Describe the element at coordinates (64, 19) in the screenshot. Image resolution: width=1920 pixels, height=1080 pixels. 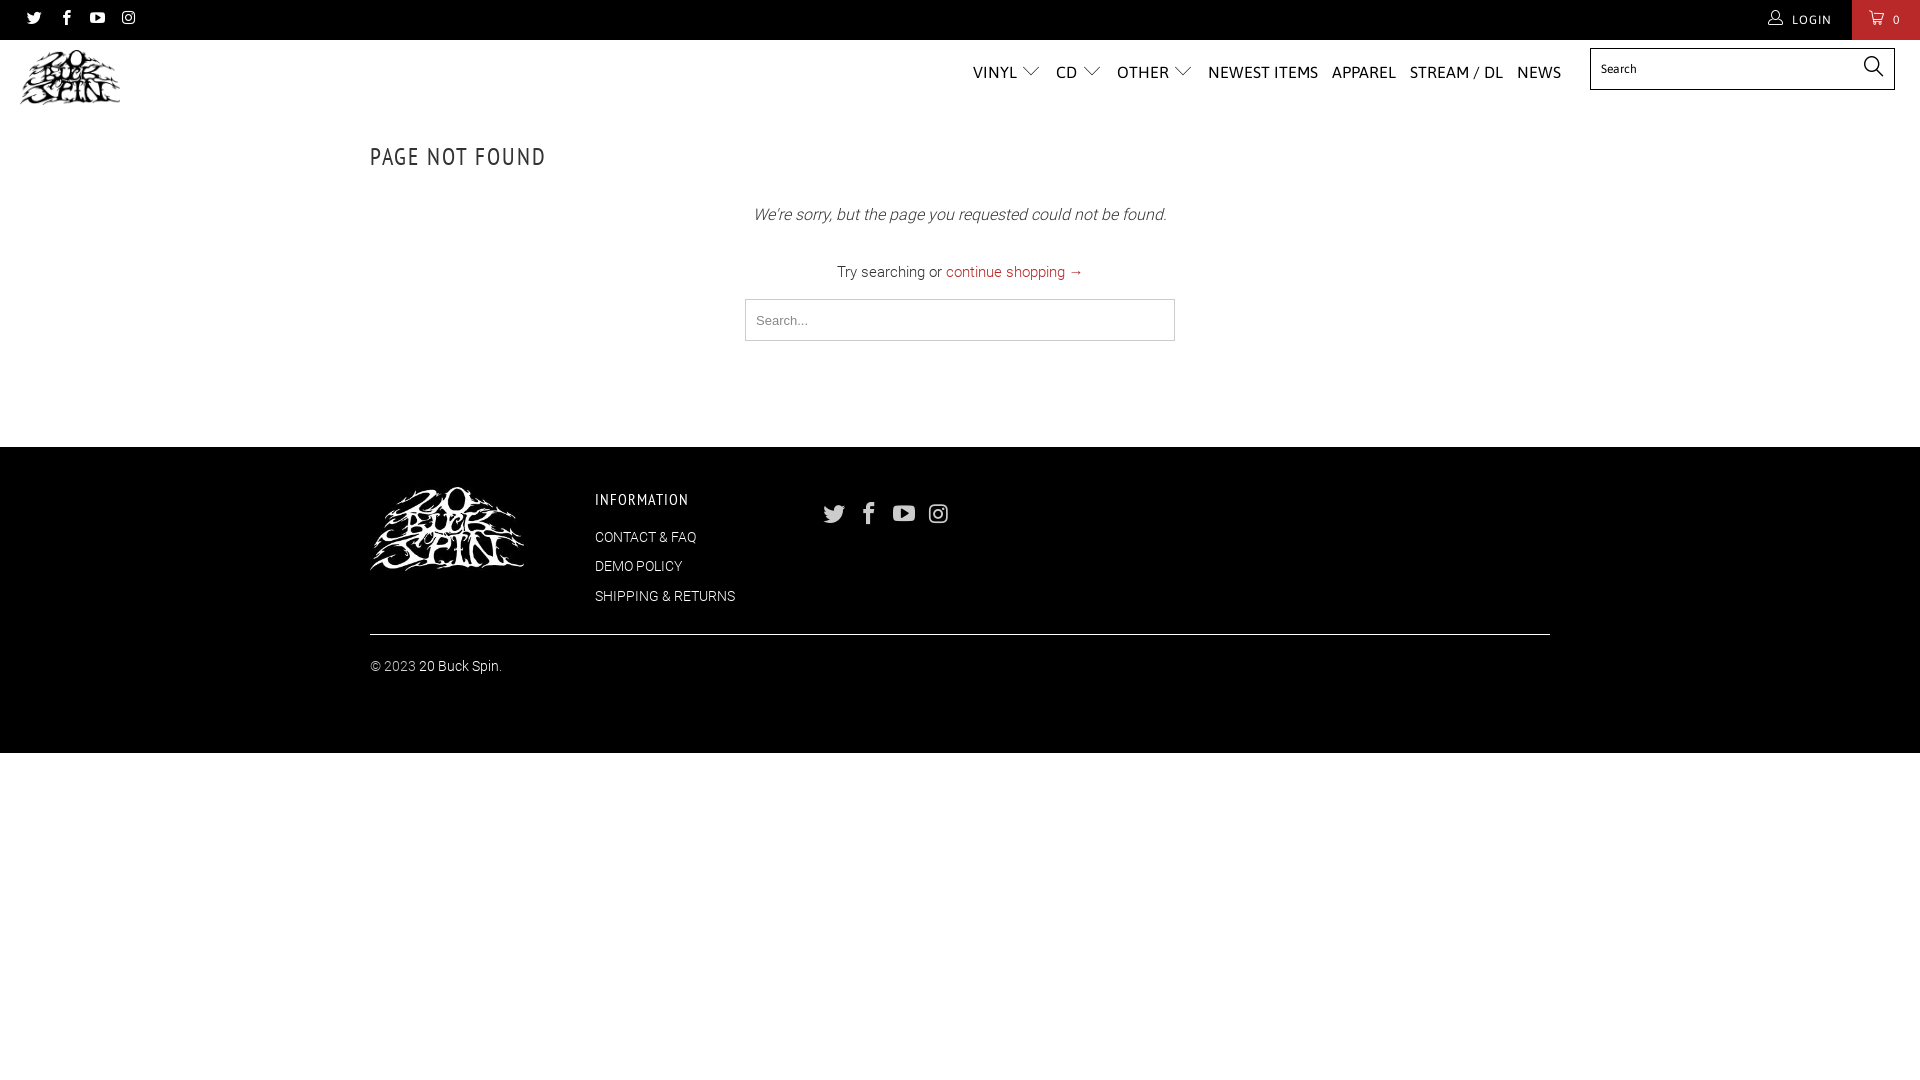
I see `'20 Buck Spin on Facebook'` at that location.